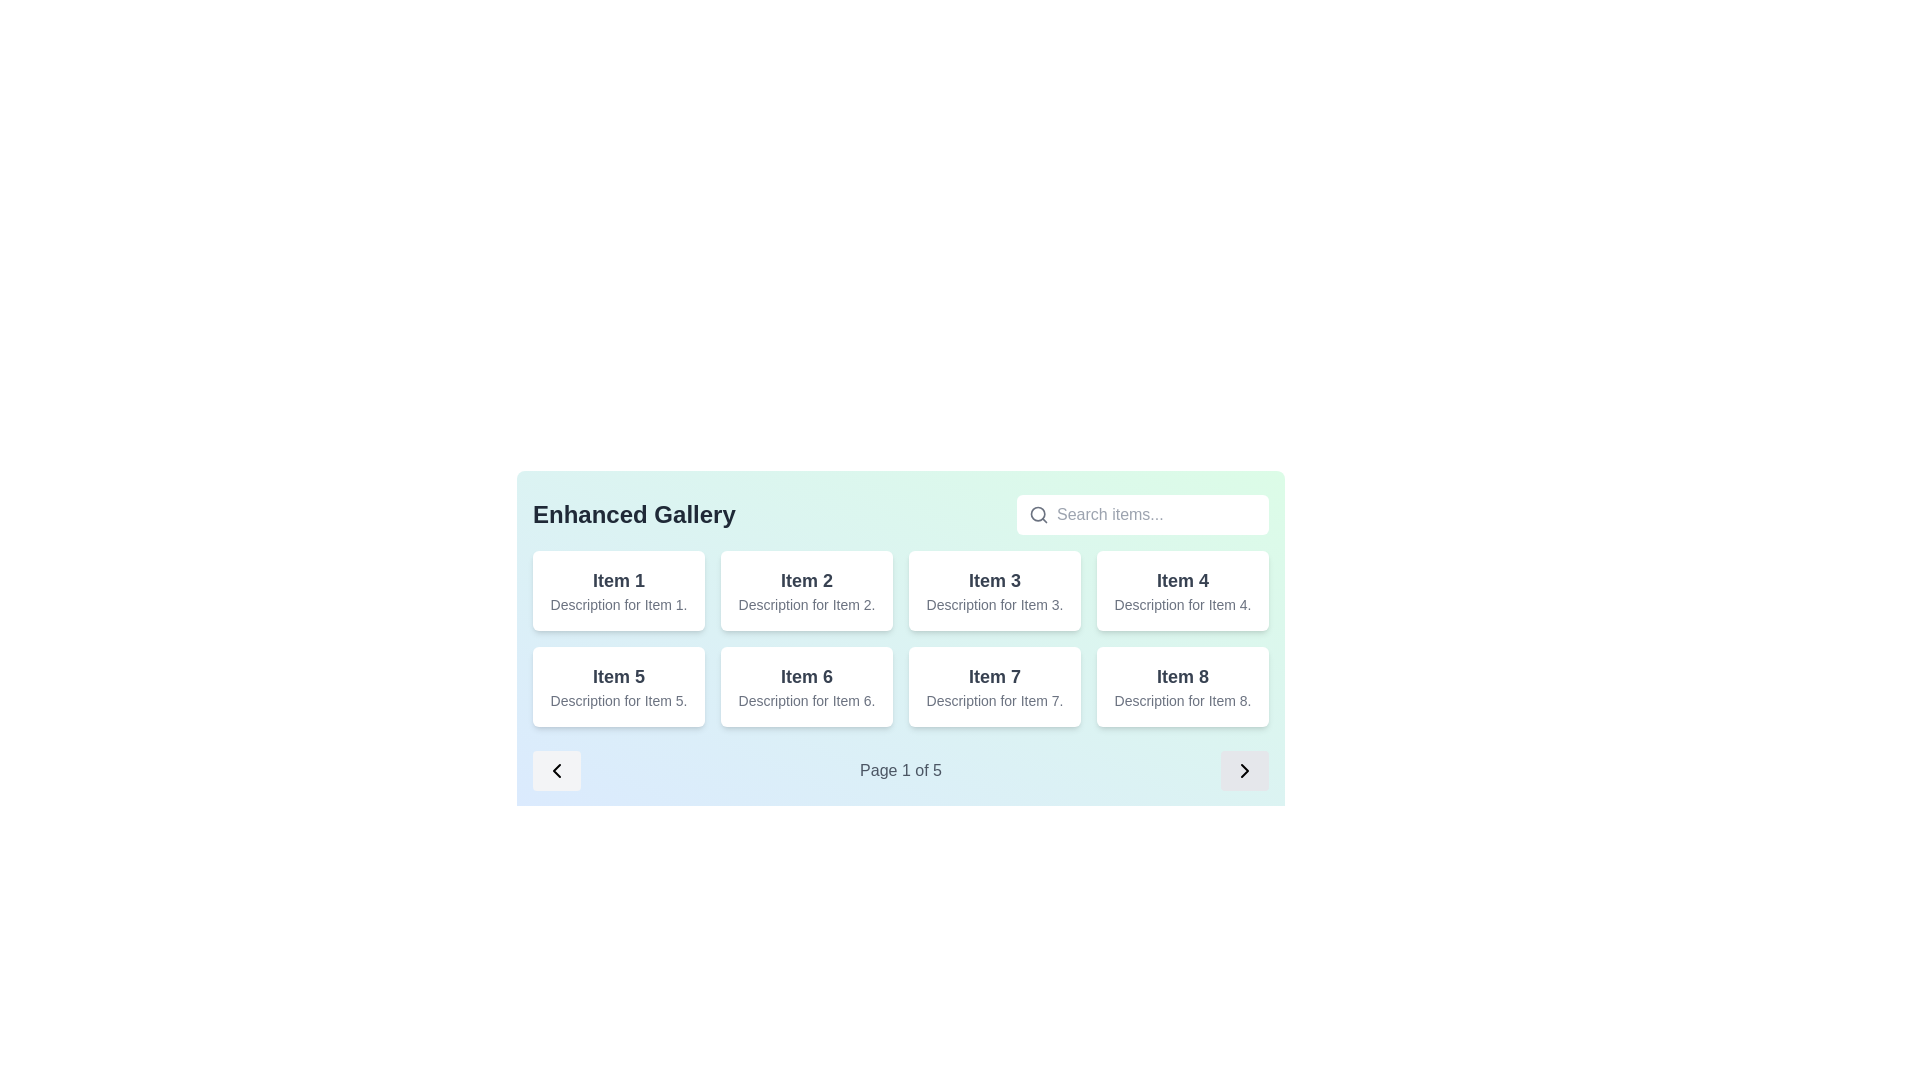 This screenshot has width=1920, height=1080. I want to click on the informational card located at the beginning of the second row in the grid, which is the fifth card overall, so click(618, 685).